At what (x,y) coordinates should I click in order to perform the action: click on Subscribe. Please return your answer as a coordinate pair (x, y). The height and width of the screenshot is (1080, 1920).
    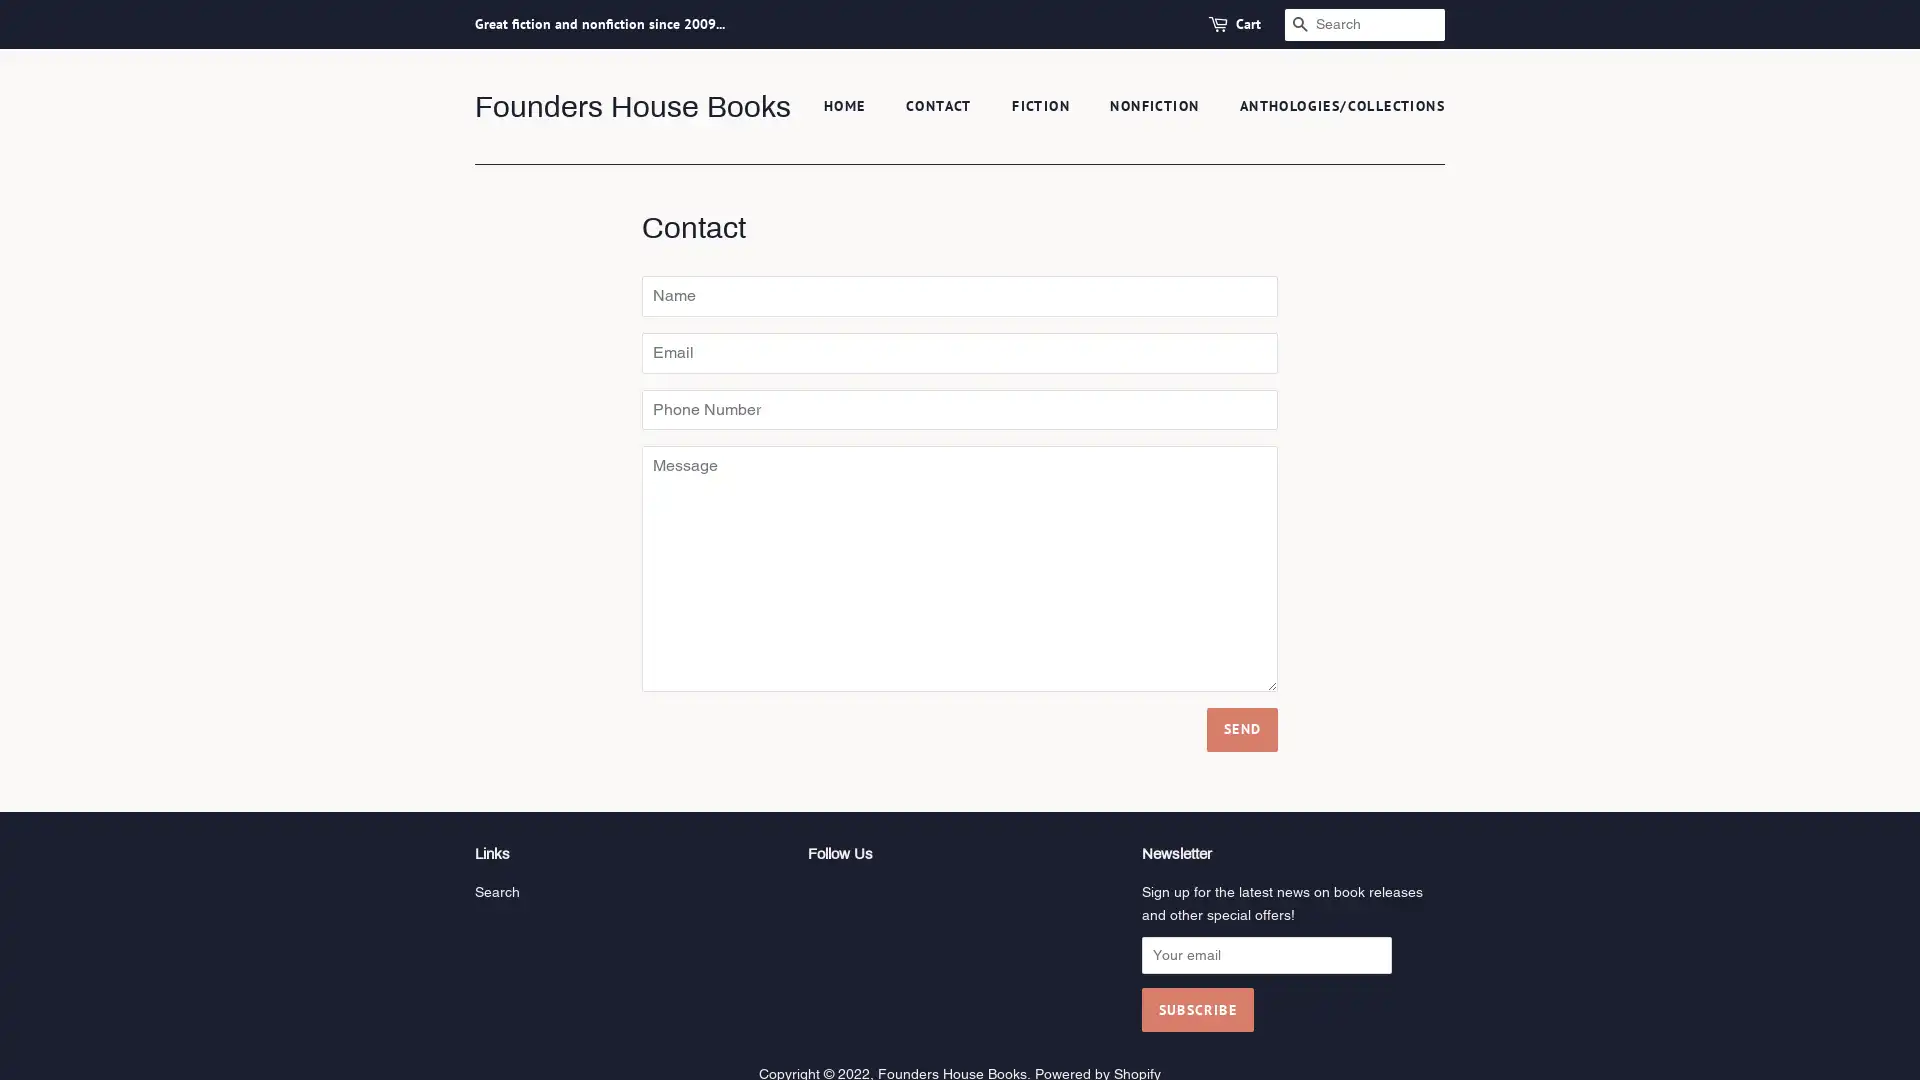
    Looking at the image, I should click on (1196, 1009).